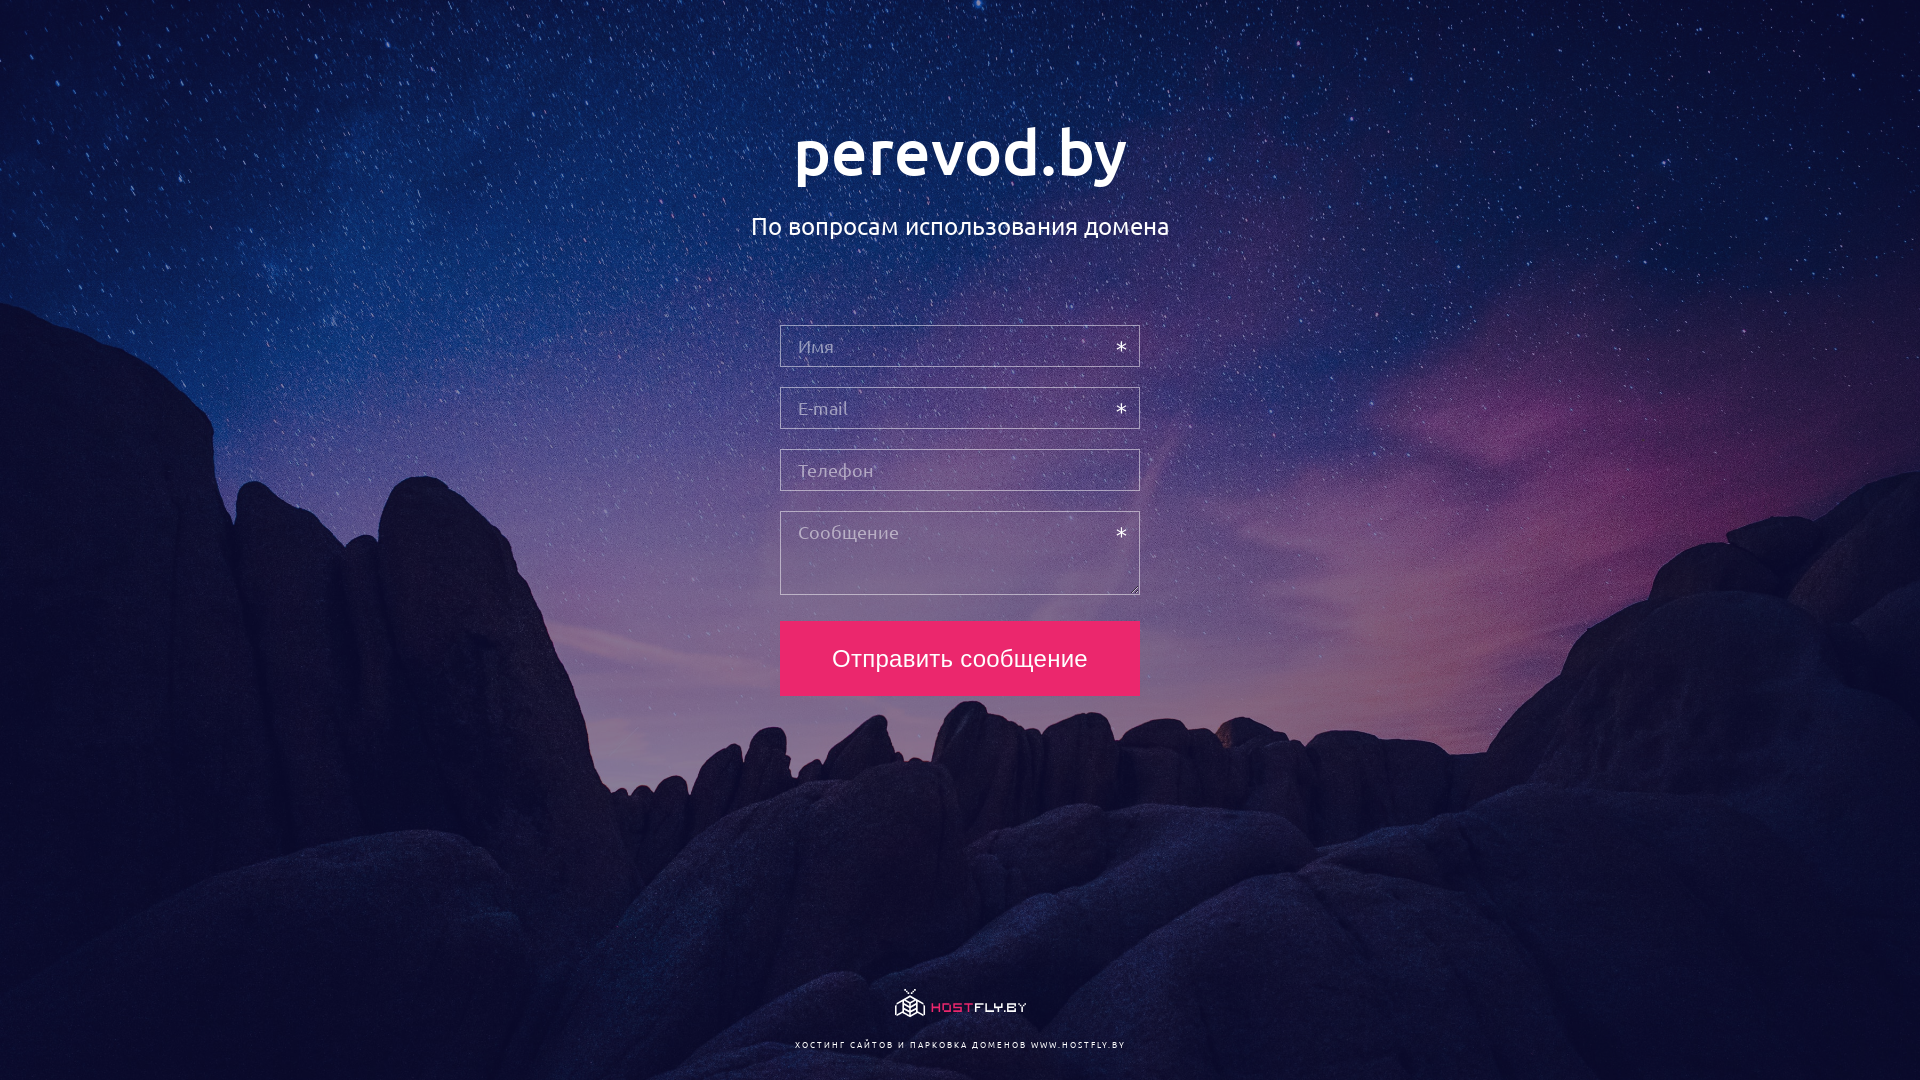  What do you see at coordinates (1076, 1043) in the screenshot?
I see `'WWW.HOSTFLY.BY'` at bounding box center [1076, 1043].